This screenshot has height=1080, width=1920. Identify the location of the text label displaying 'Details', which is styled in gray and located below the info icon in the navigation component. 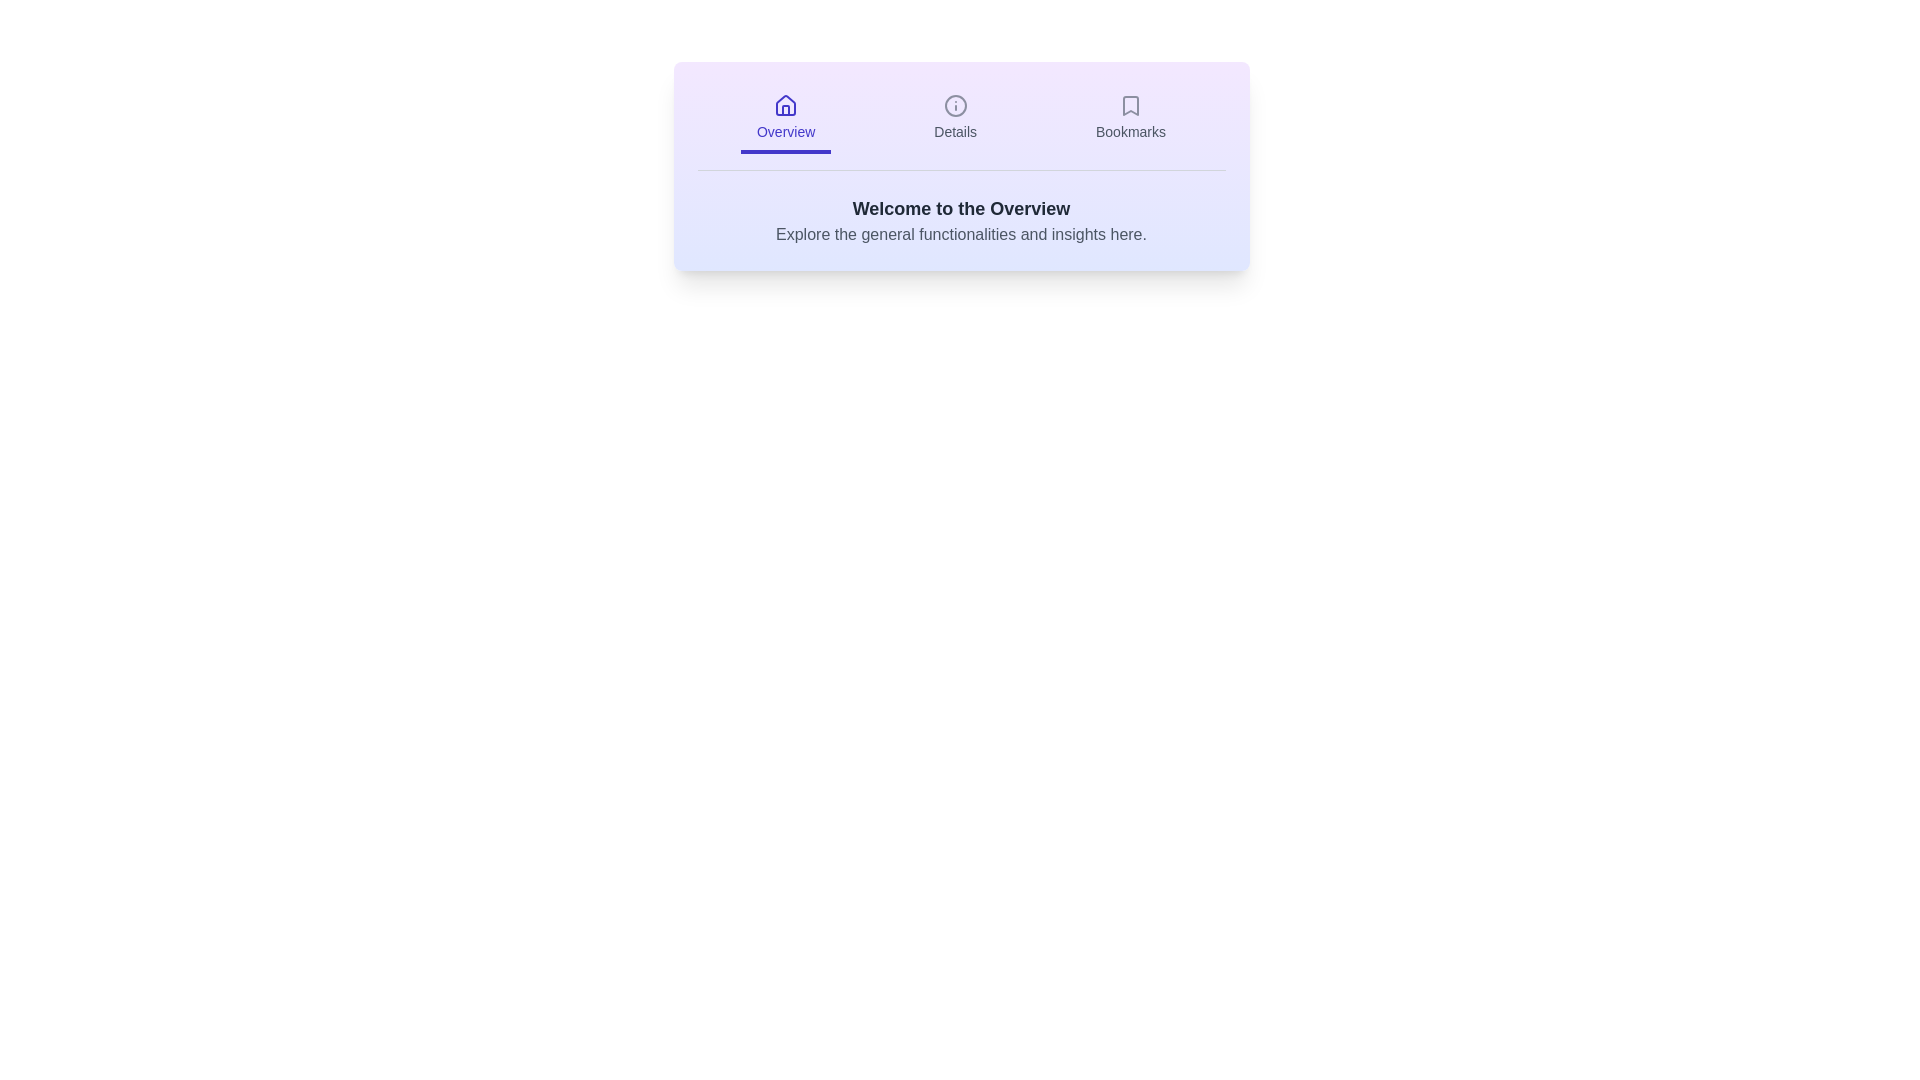
(954, 131).